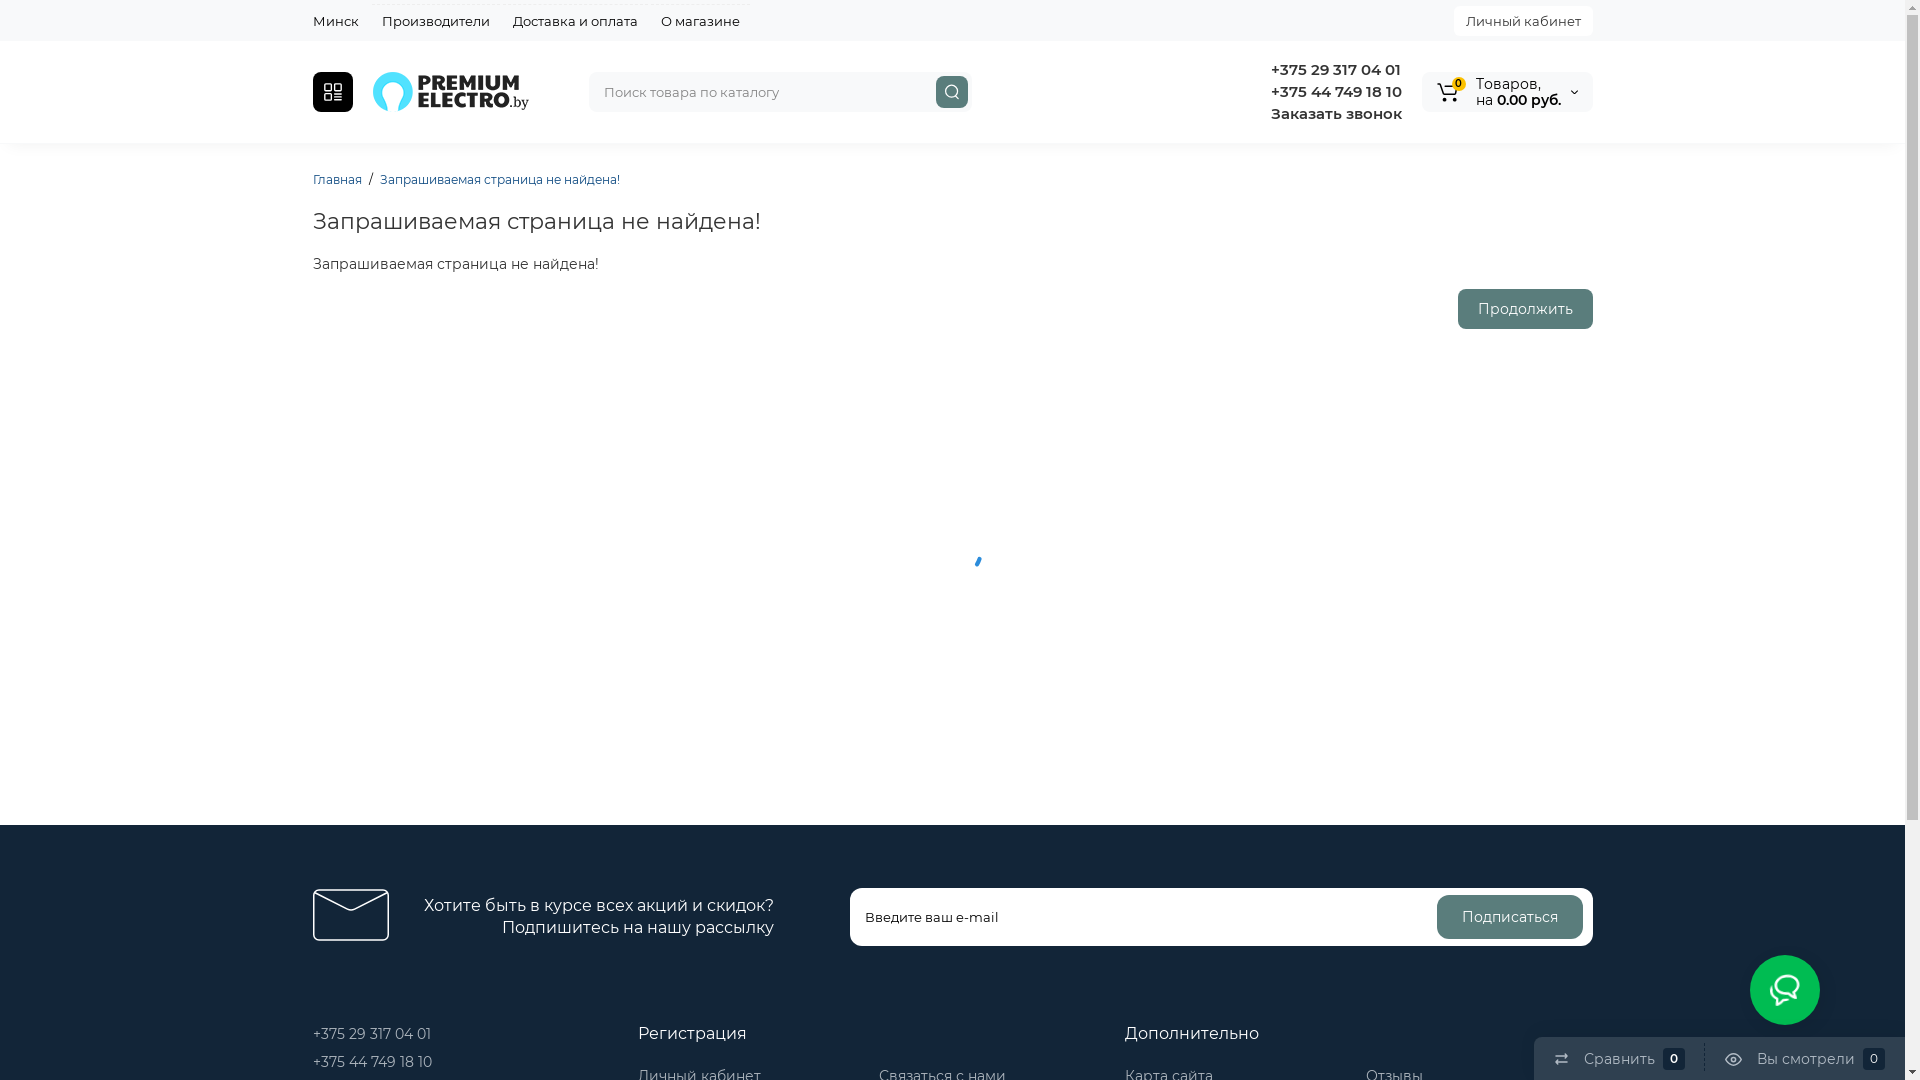  I want to click on '+375 44 749 18 10', so click(1333, 91).